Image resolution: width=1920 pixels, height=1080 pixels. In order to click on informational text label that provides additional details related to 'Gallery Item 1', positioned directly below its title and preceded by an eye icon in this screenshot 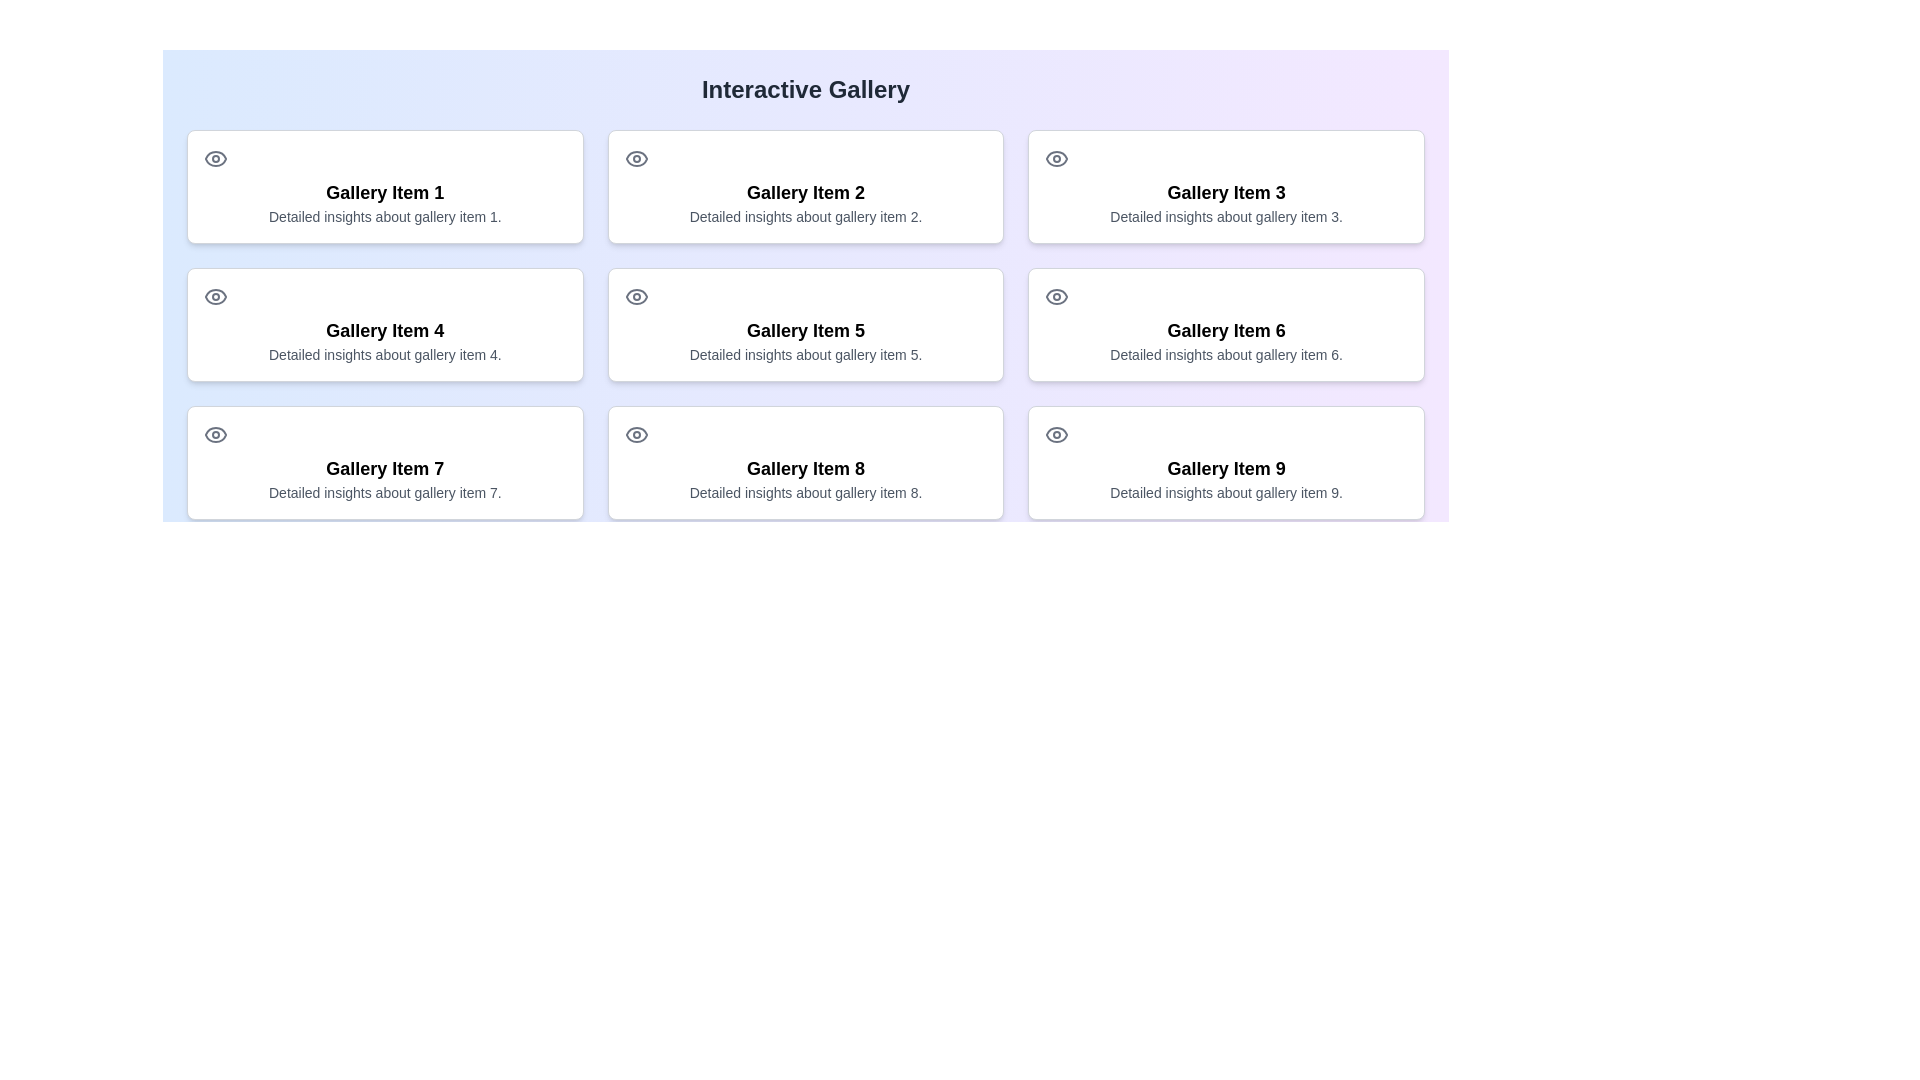, I will do `click(385, 216)`.